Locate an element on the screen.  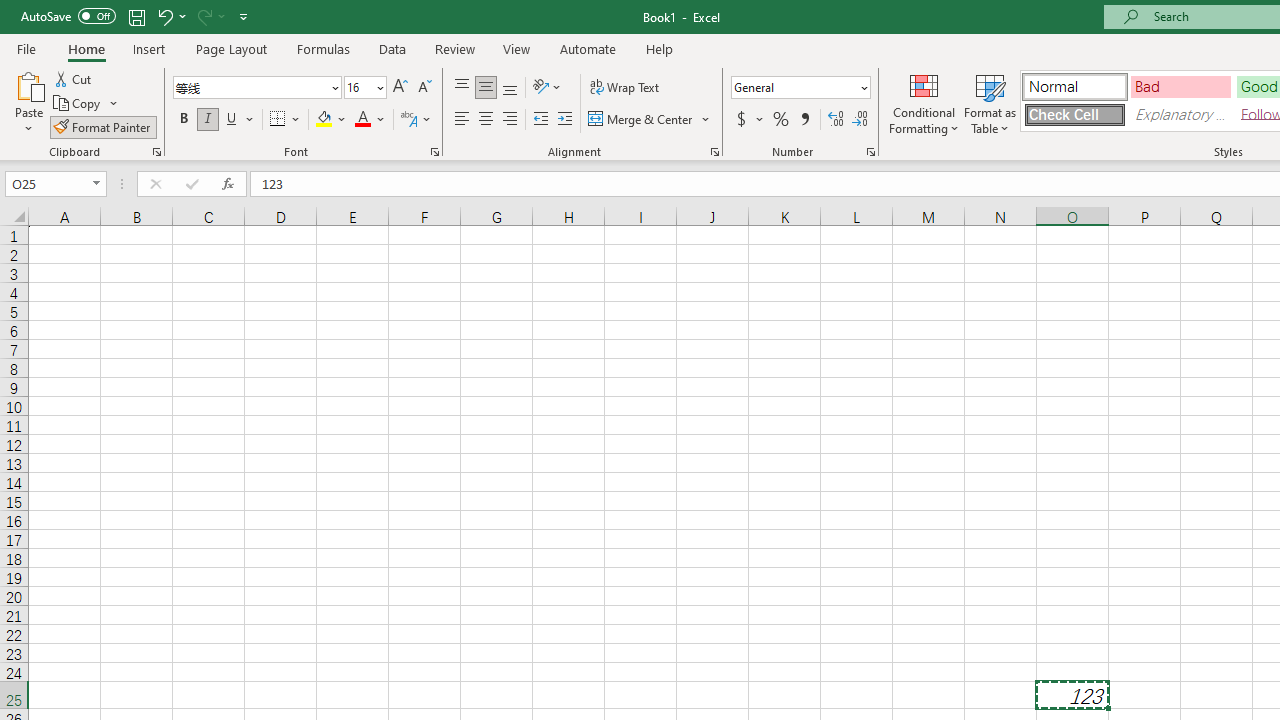
'Decrease Decimal' is located at coordinates (859, 119).